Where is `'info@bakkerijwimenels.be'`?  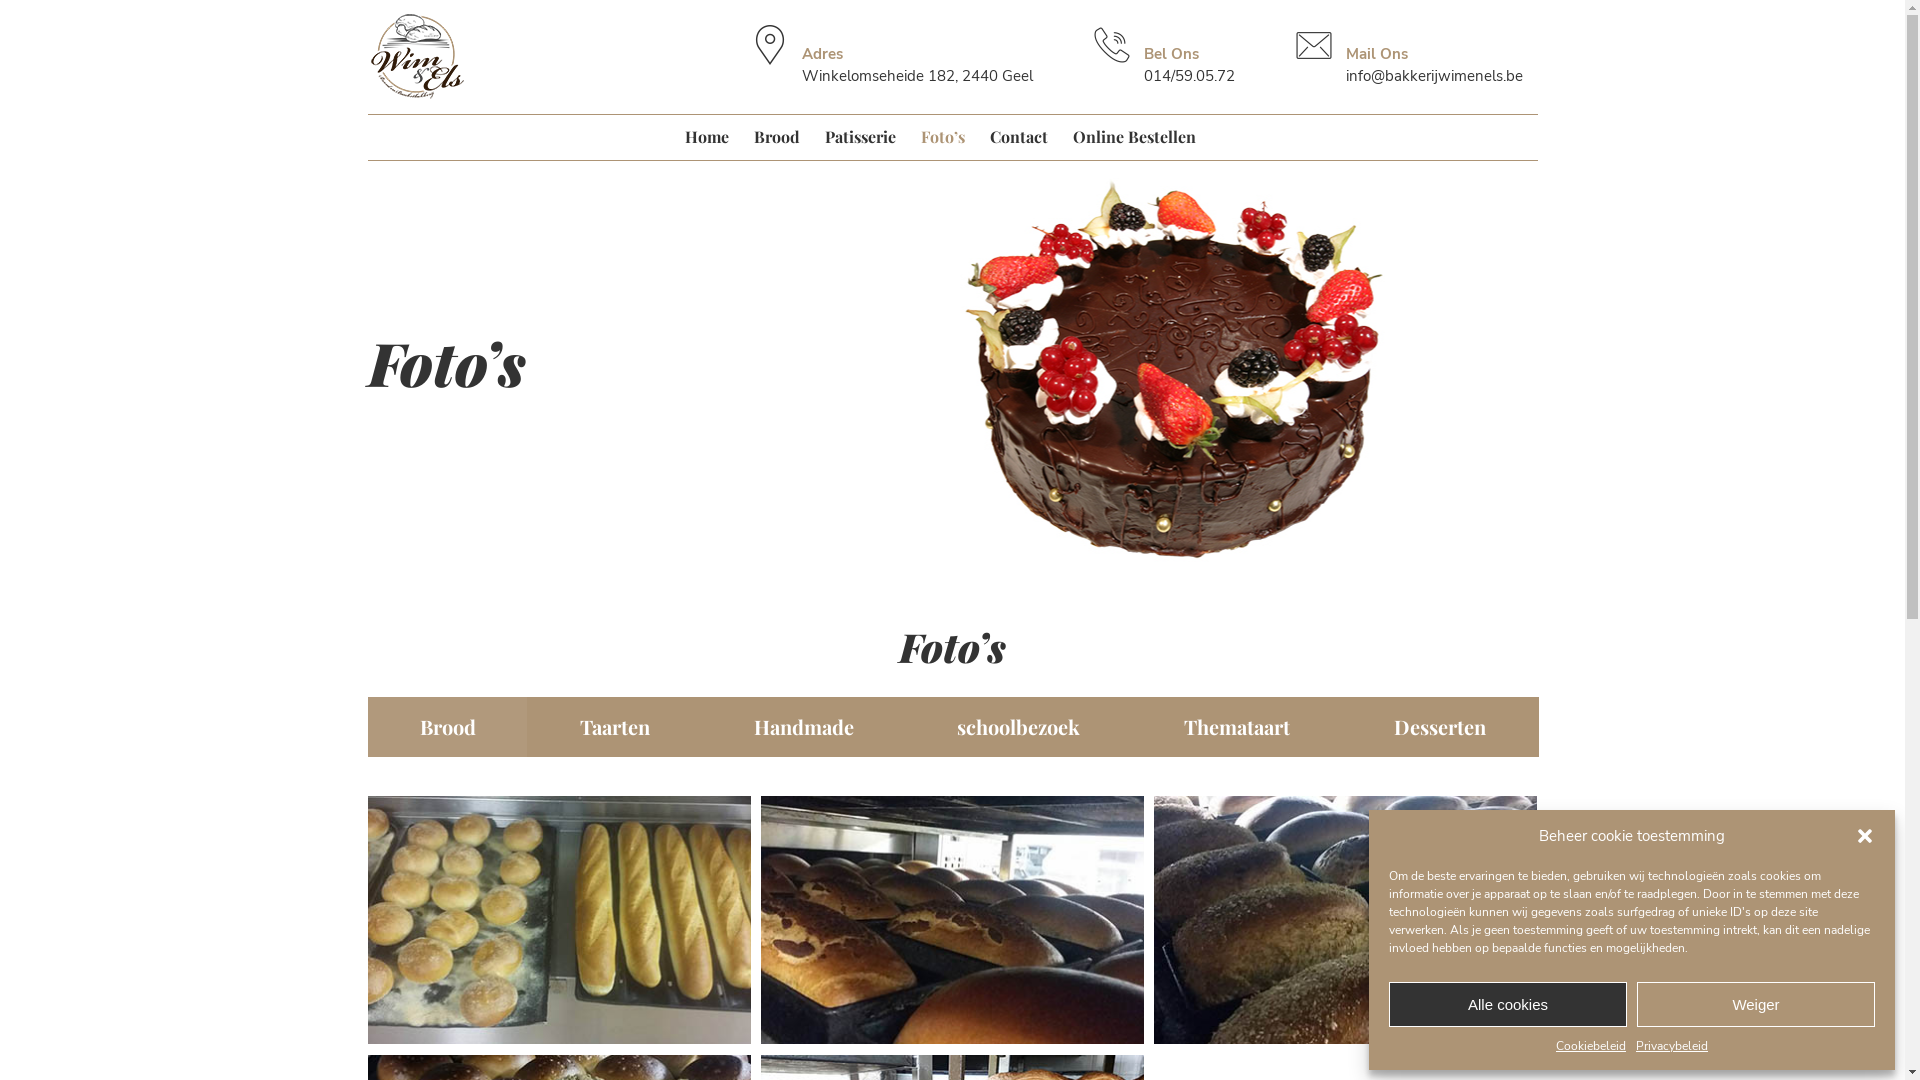 'info@bakkerijwimenels.be' is located at coordinates (1433, 75).